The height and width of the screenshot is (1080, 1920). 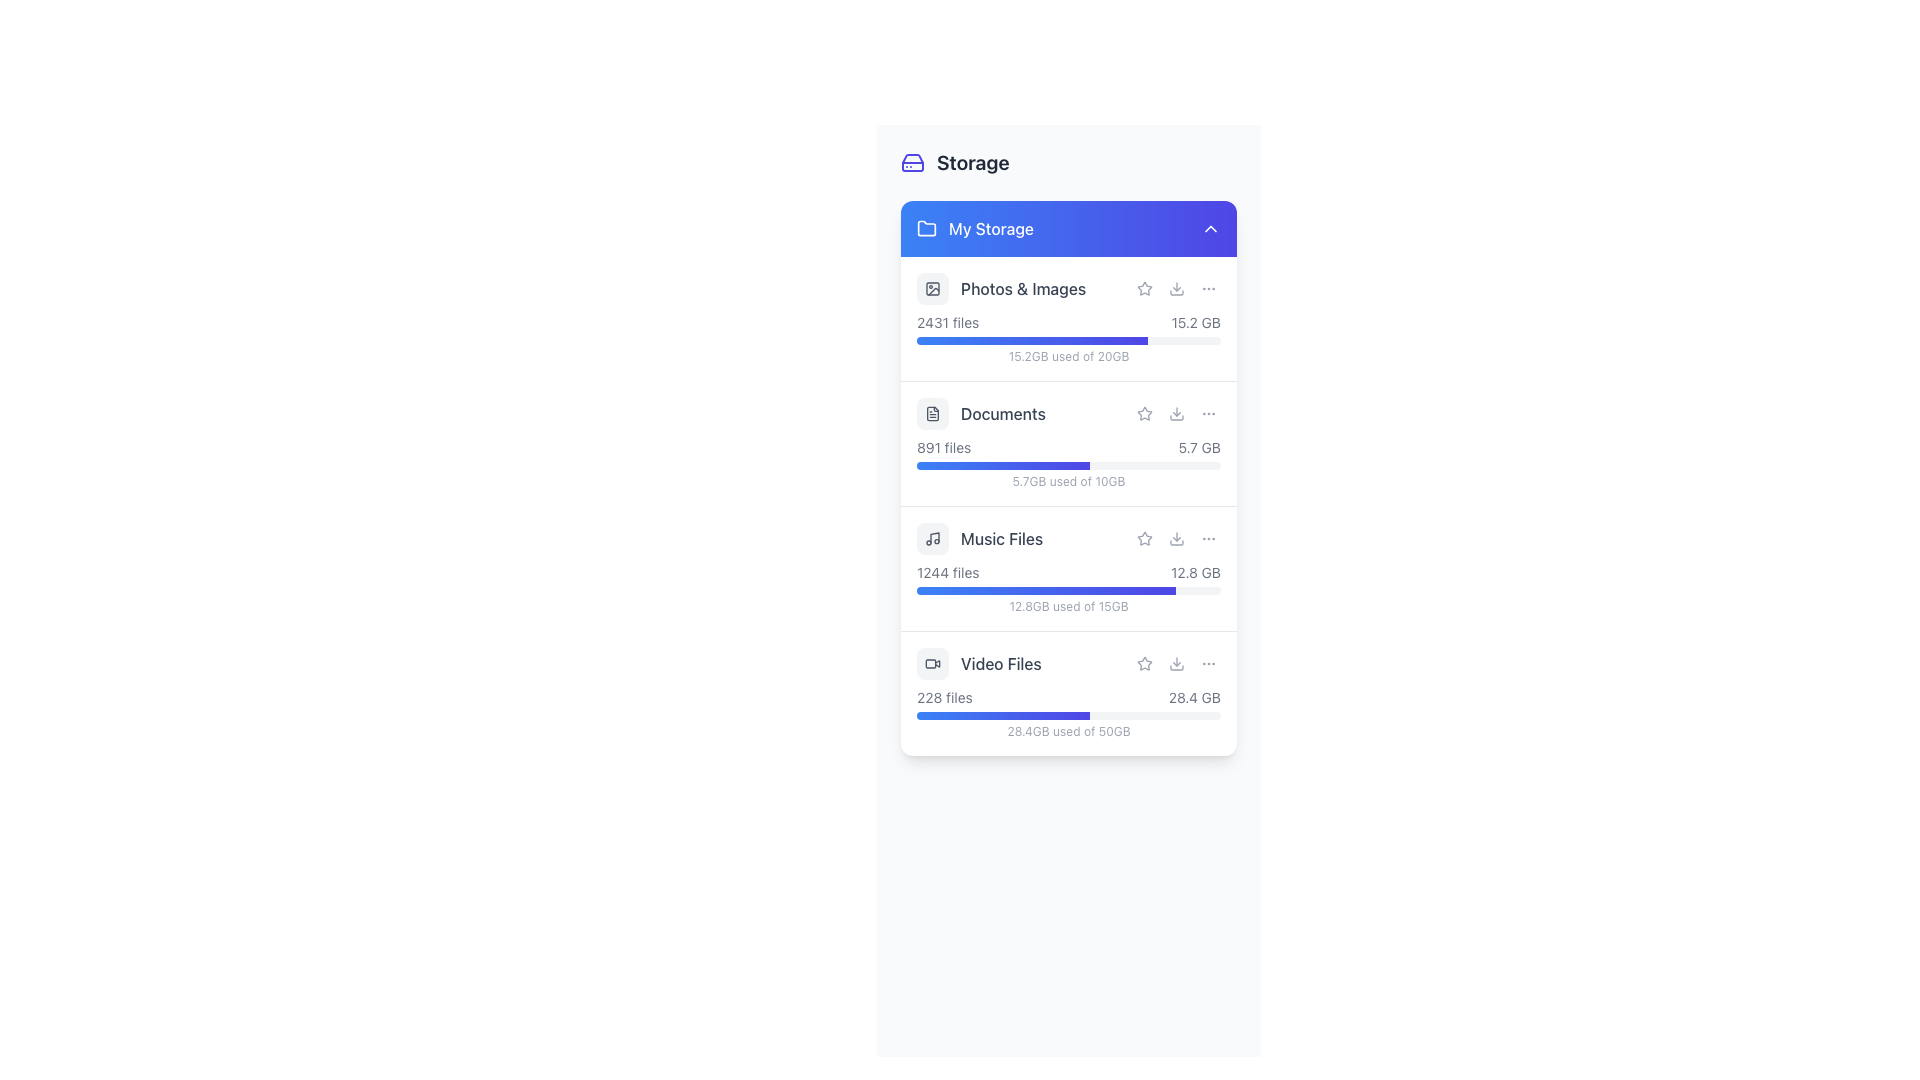 What do you see at coordinates (1143, 663) in the screenshot?
I see `the third gray star-shaped icon toggle in the 'My Storage' section` at bounding box center [1143, 663].